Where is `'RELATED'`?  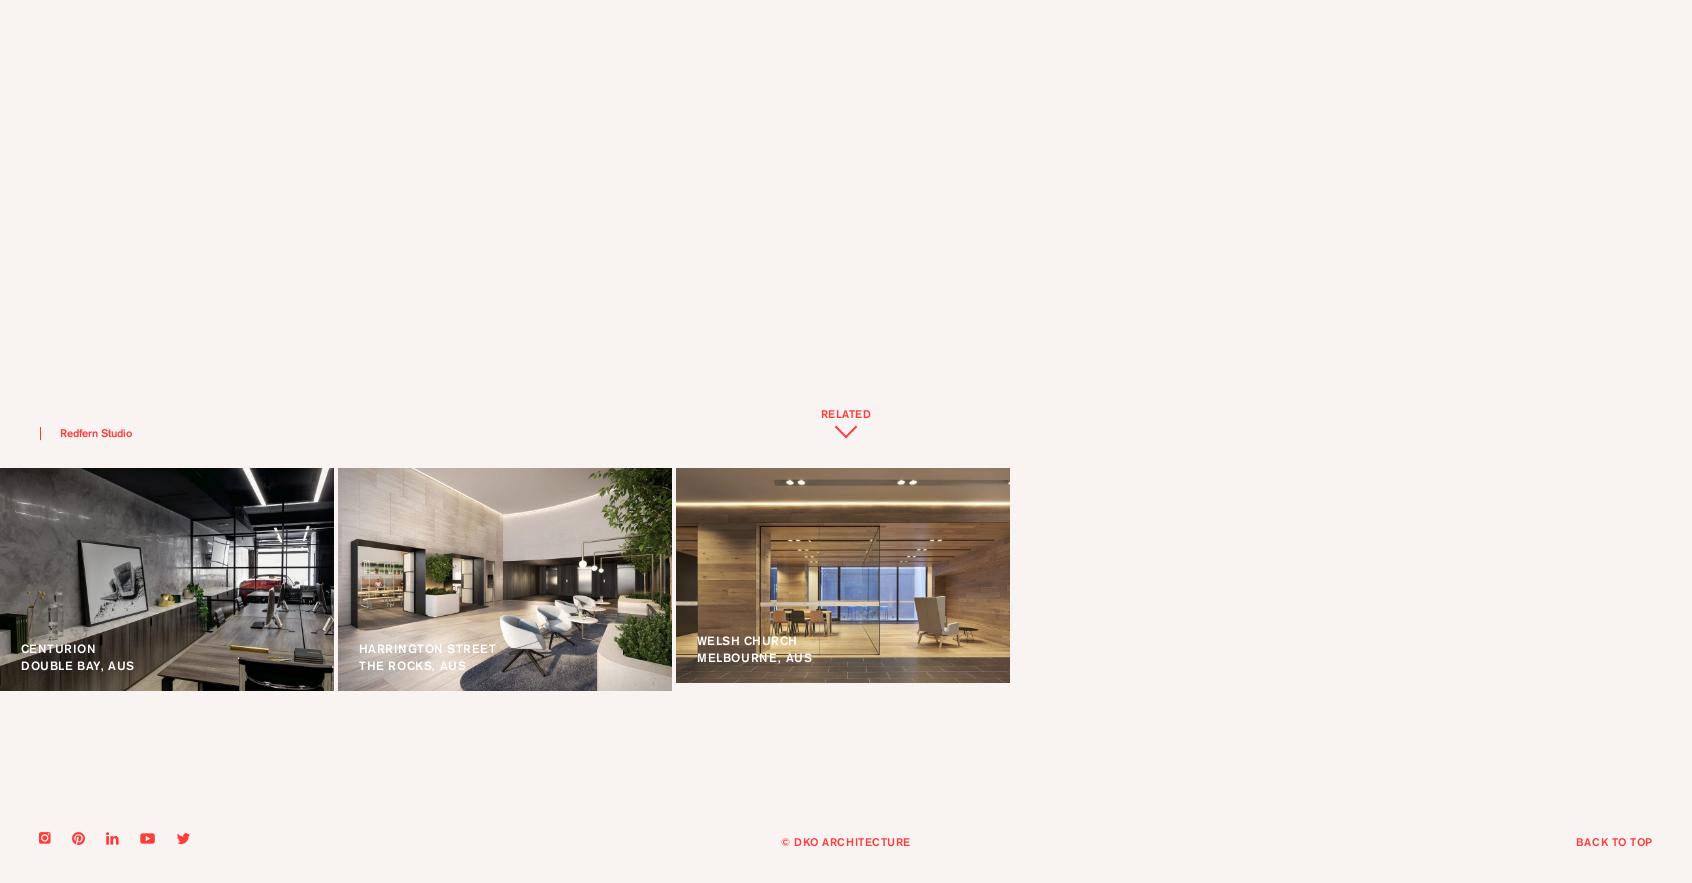 'RELATED' is located at coordinates (819, 415).